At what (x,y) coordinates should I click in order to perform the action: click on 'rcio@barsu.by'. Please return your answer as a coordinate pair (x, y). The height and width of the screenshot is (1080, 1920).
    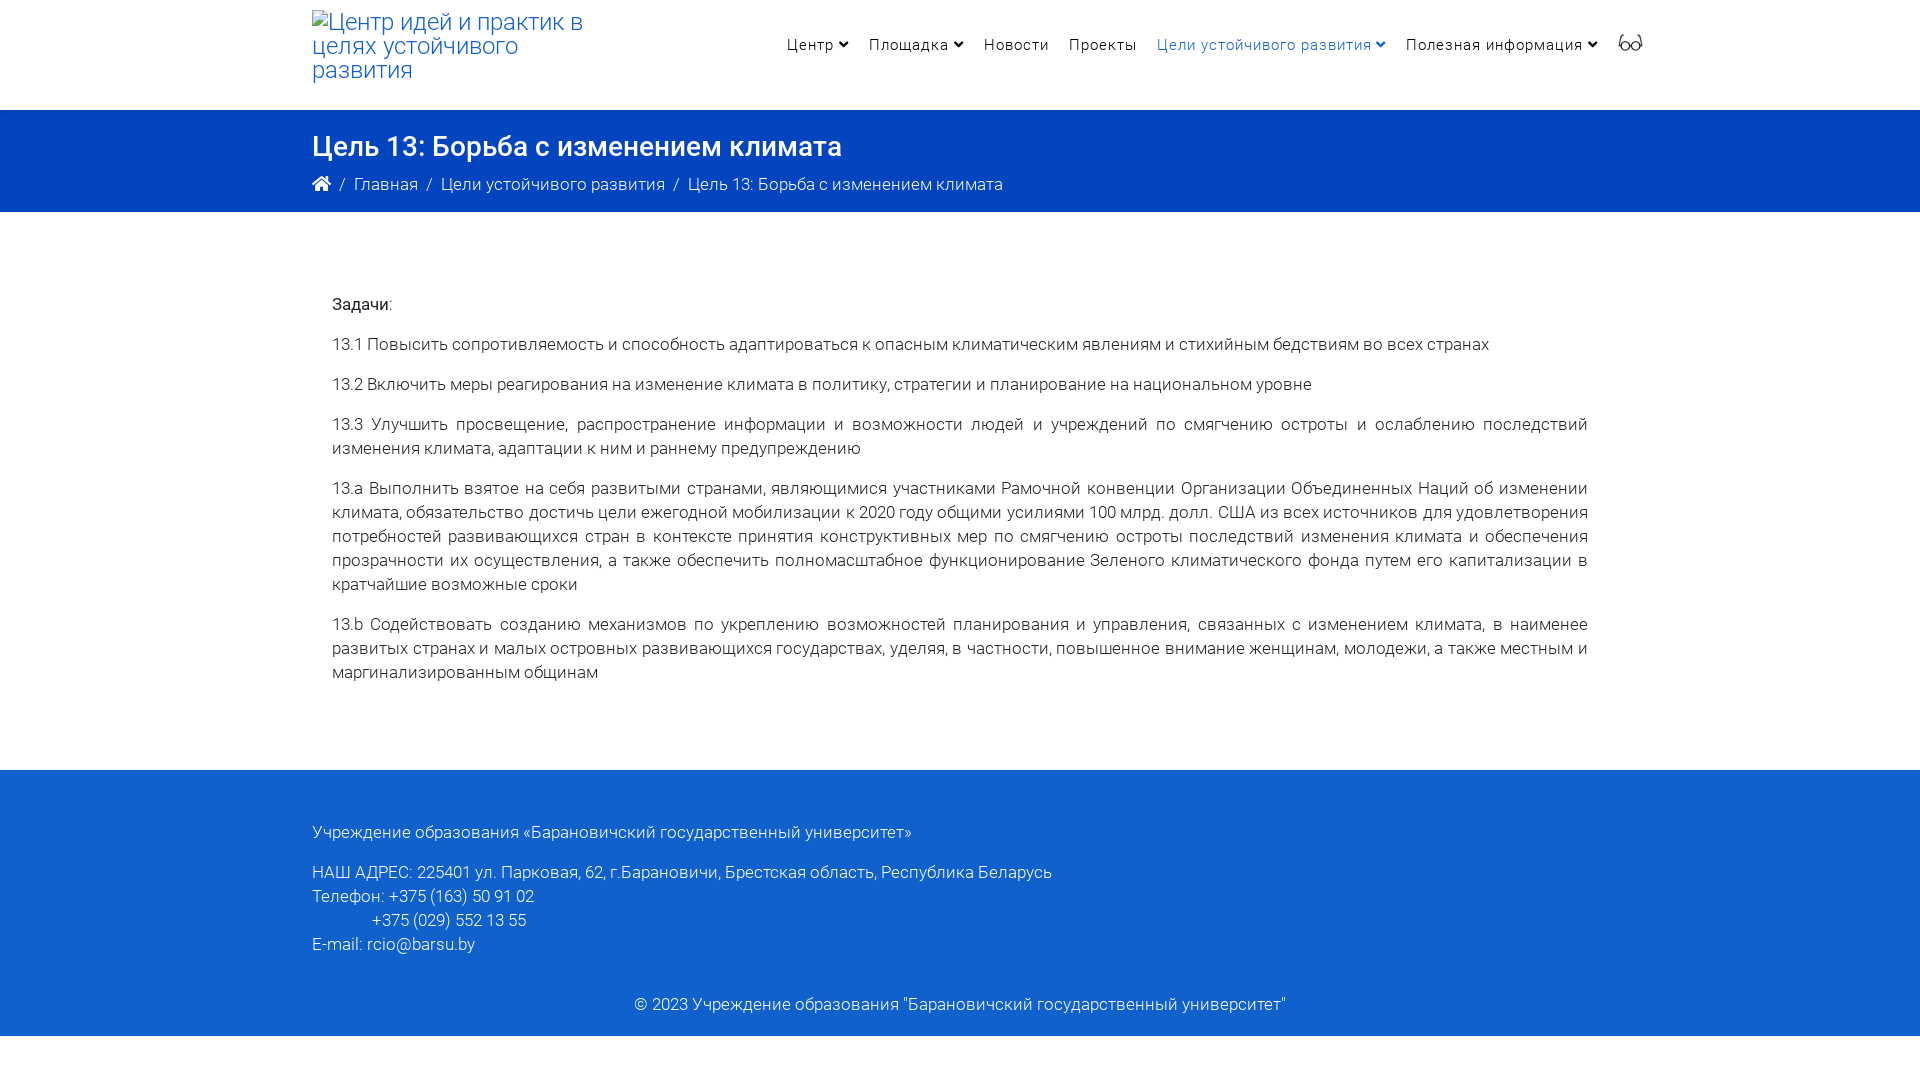
    Looking at the image, I should click on (420, 944).